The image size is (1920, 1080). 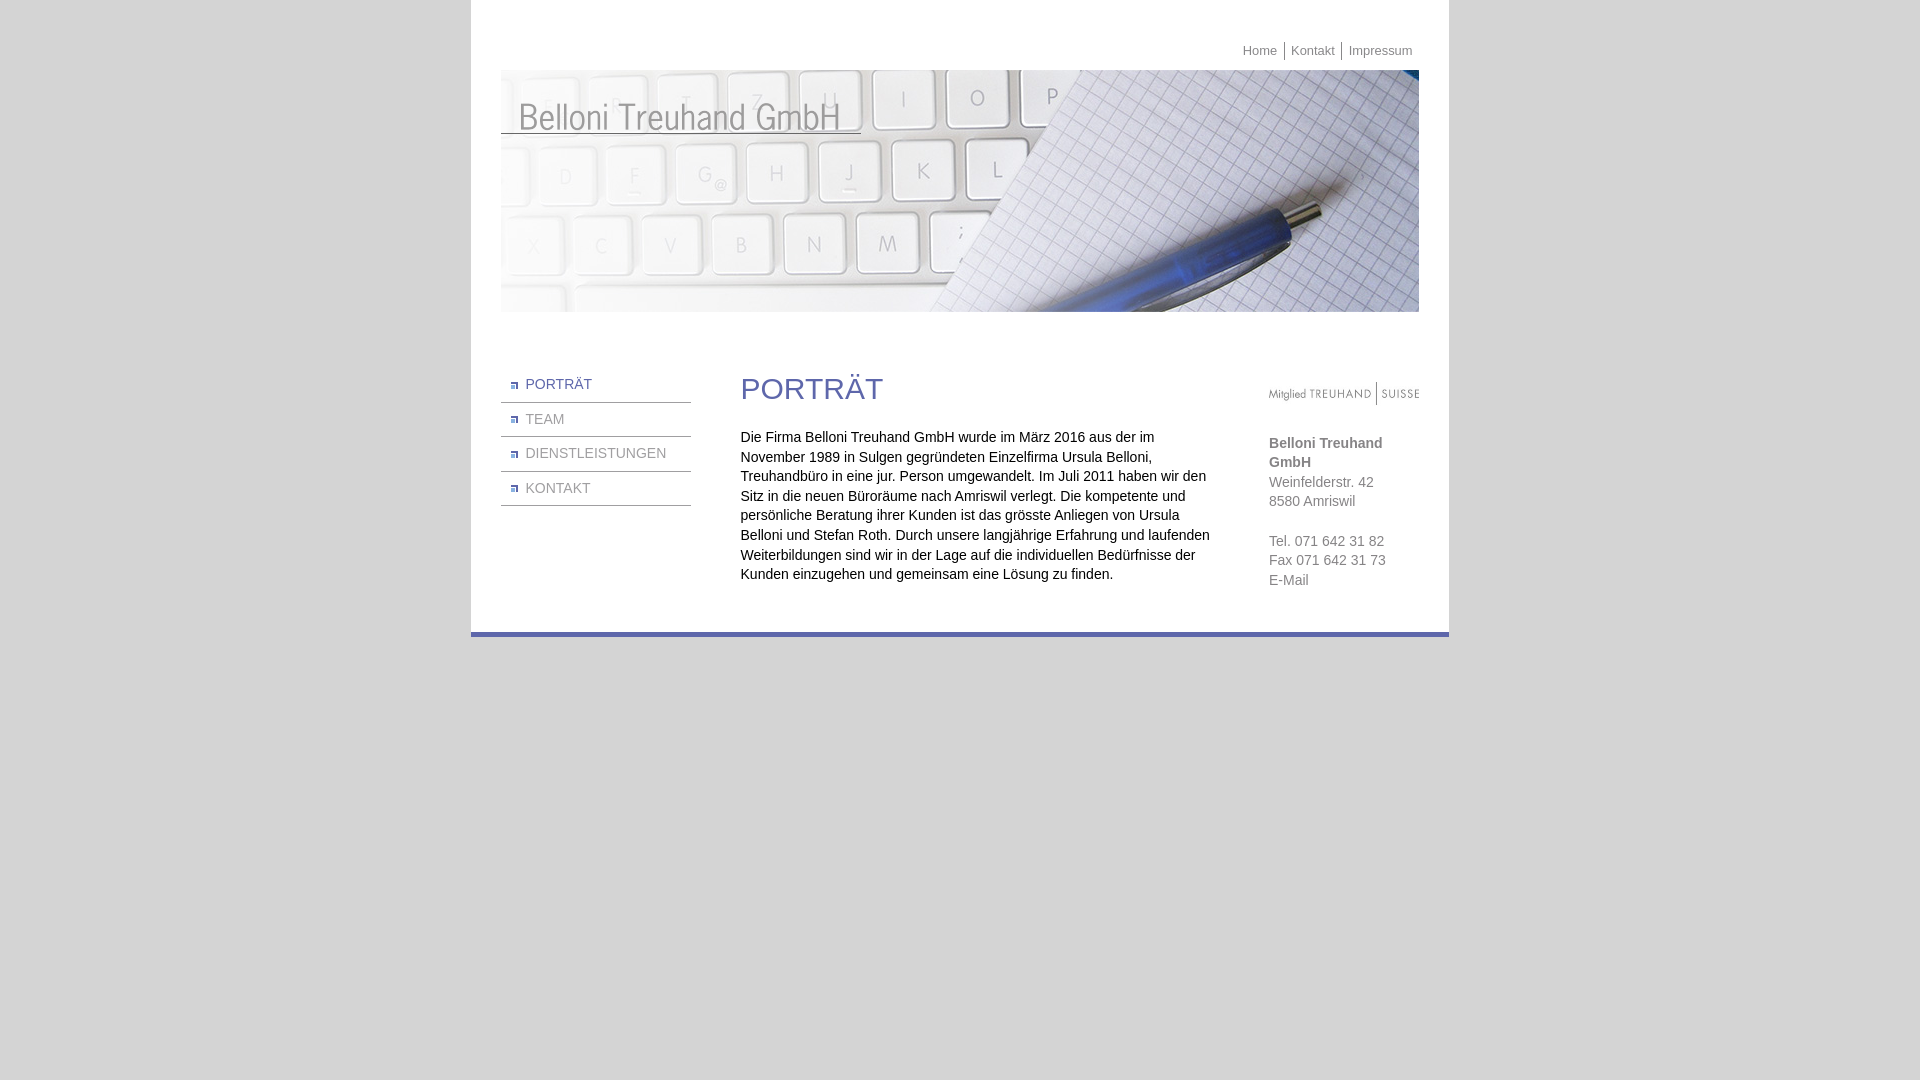 What do you see at coordinates (594, 454) in the screenshot?
I see `'DIENSTLEISTUNGEN'` at bounding box center [594, 454].